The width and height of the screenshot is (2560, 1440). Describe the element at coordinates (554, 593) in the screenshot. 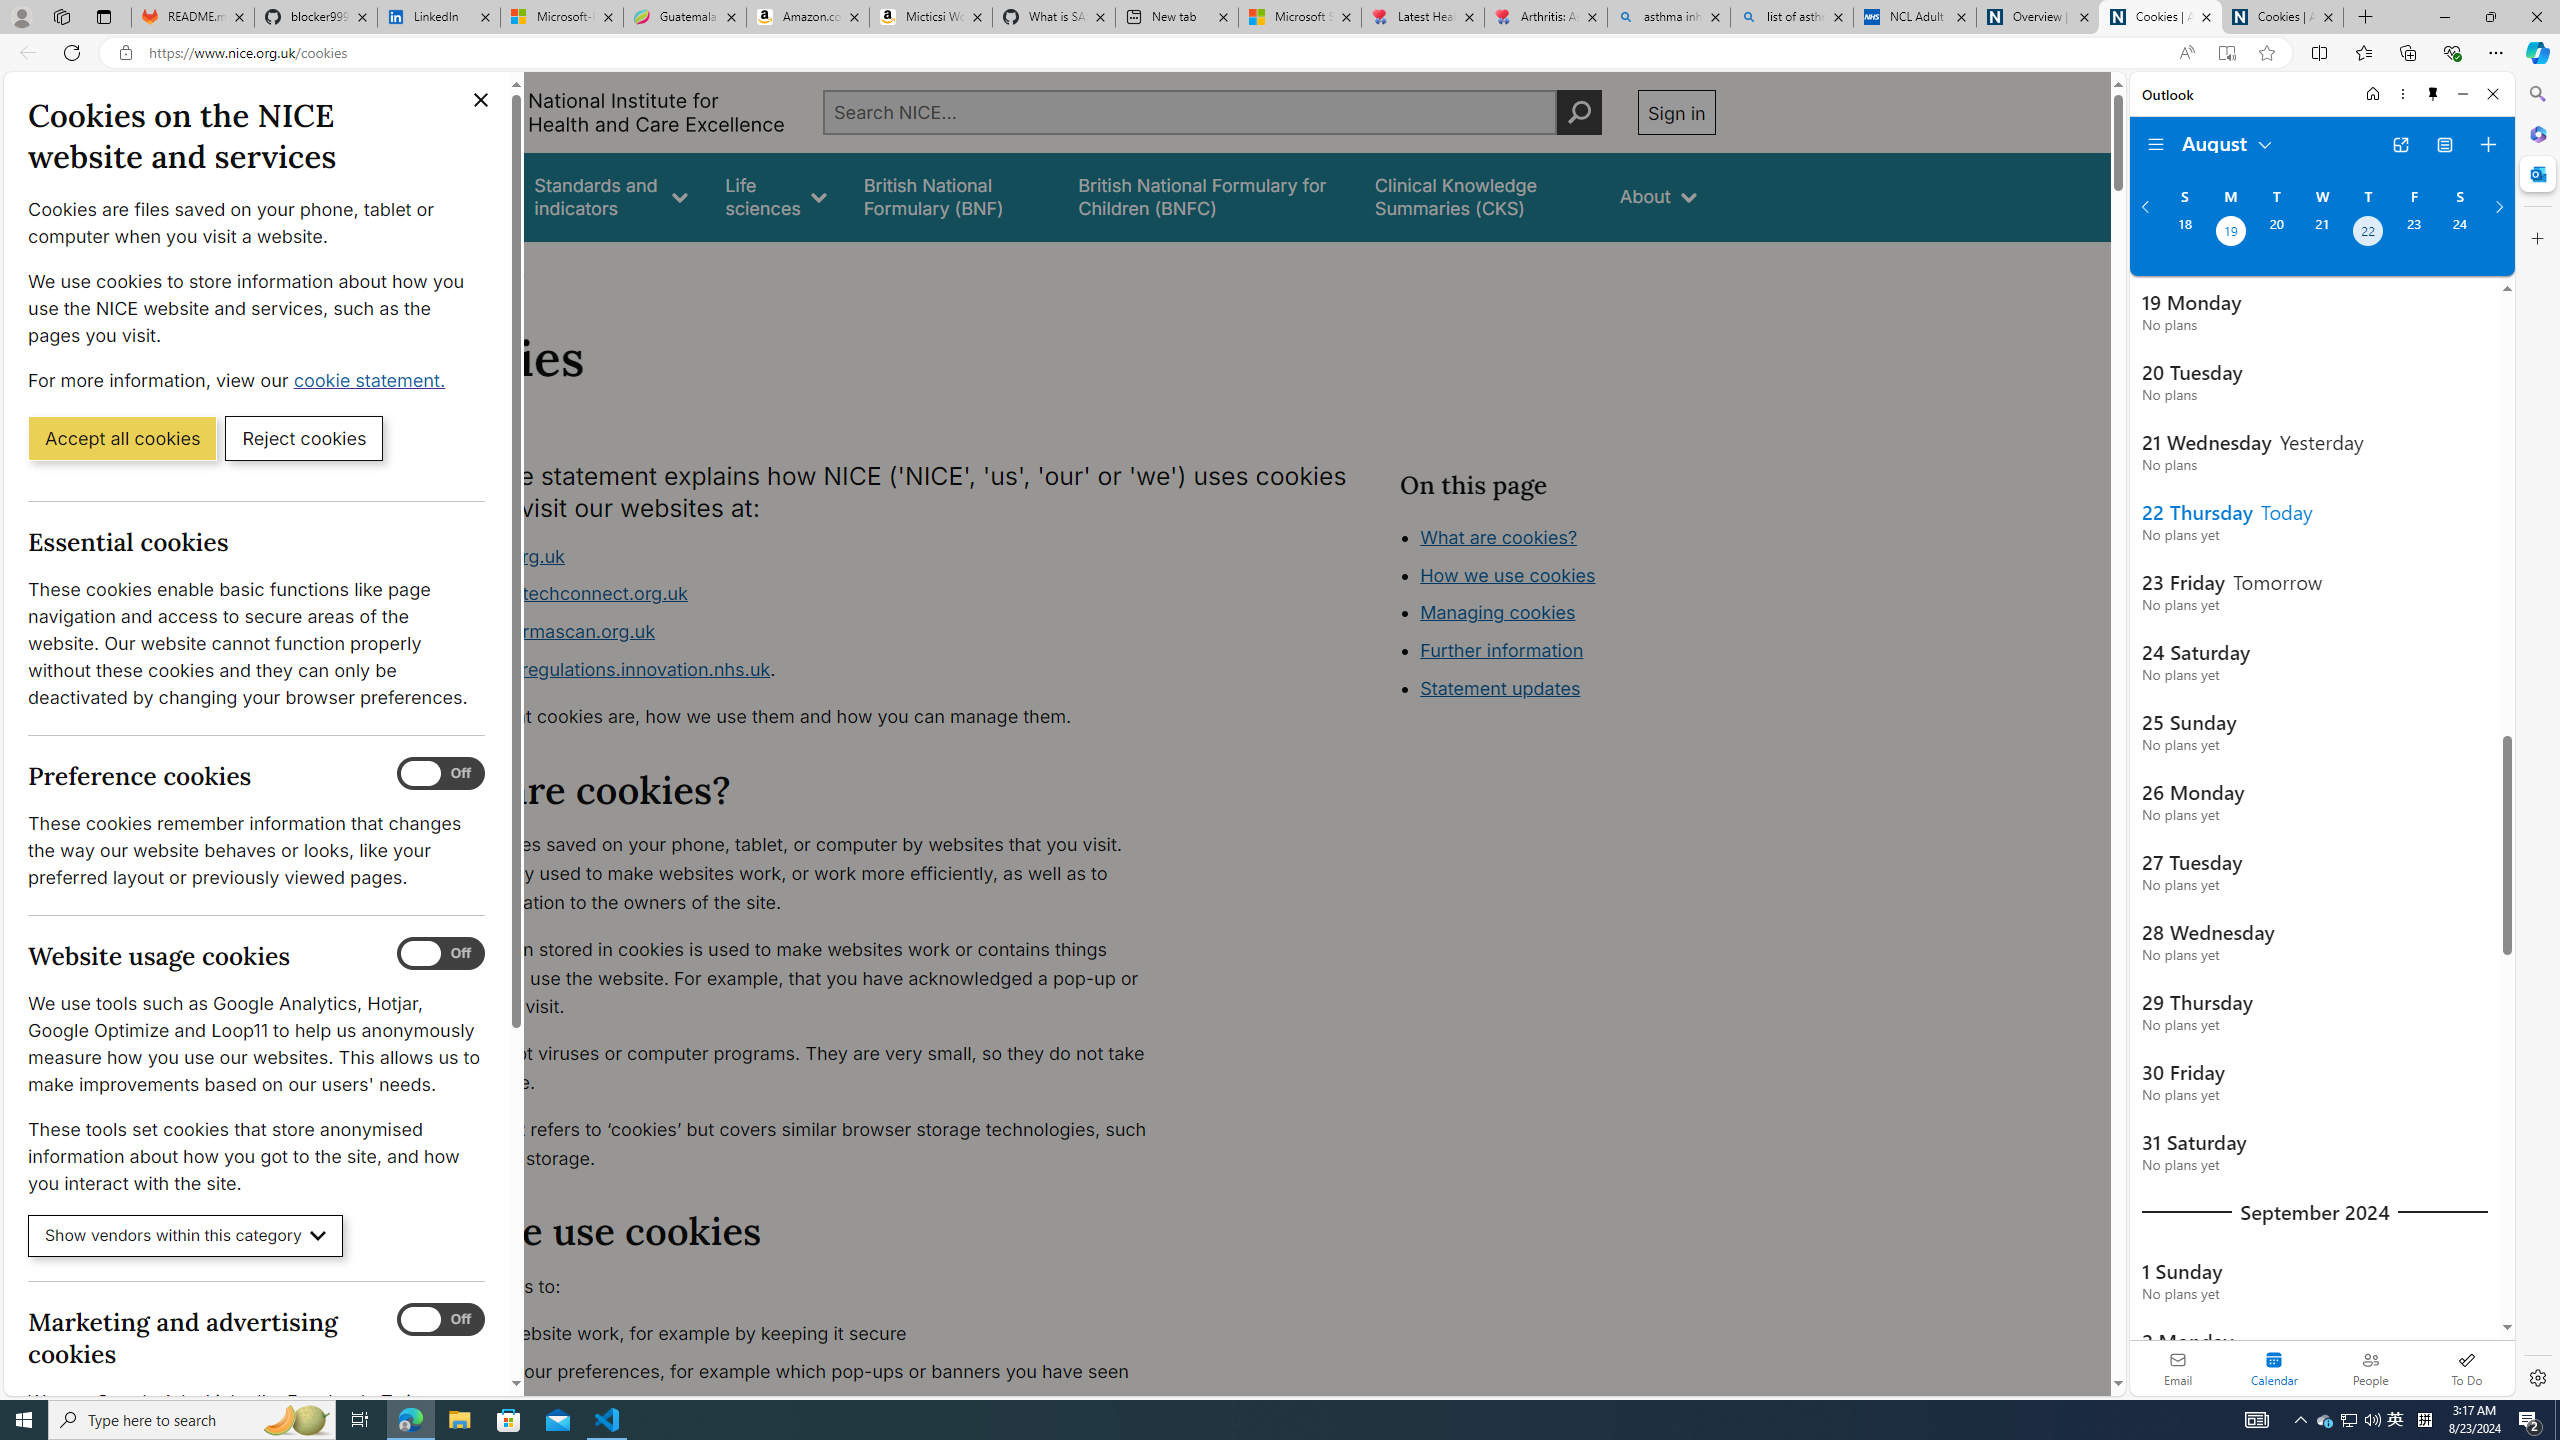

I see `'www.healthtechconnect.org.uk'` at that location.